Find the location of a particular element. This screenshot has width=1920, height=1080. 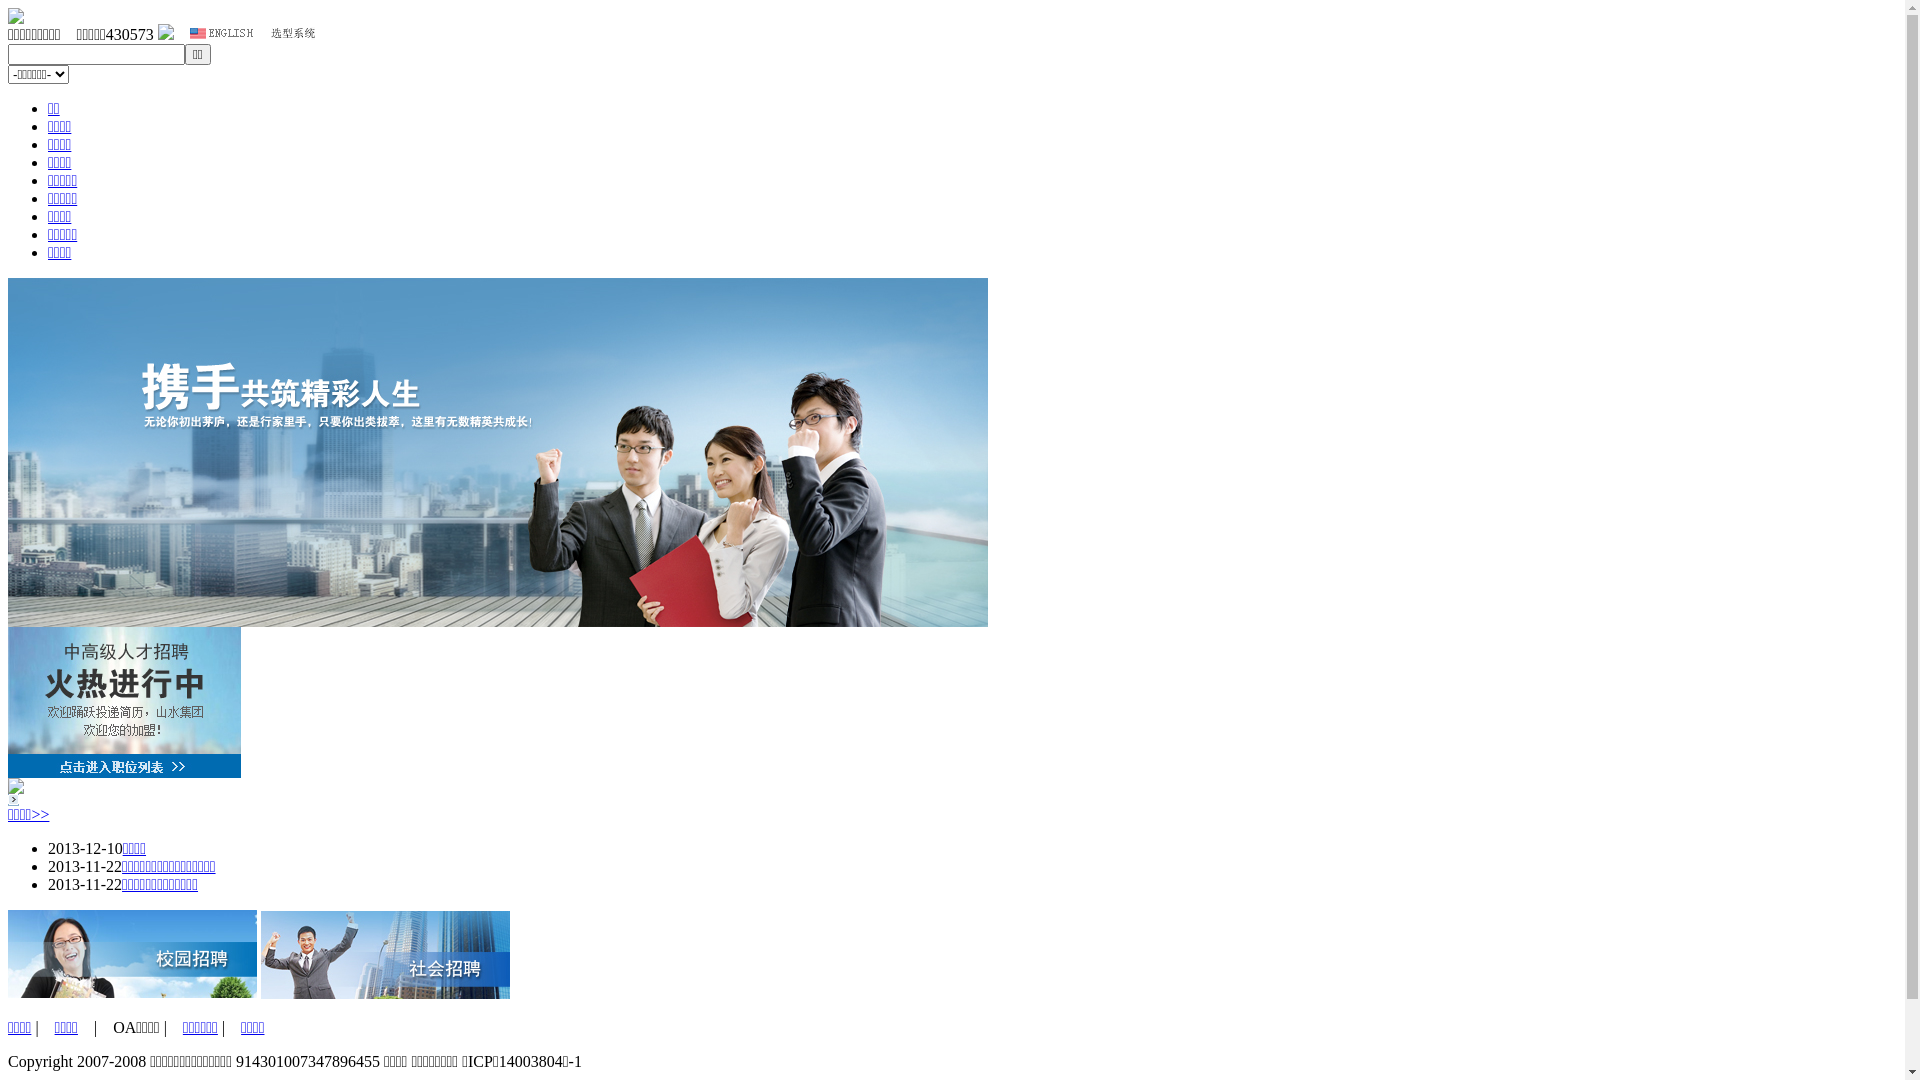

'914301007347896455' is located at coordinates (235, 1060).